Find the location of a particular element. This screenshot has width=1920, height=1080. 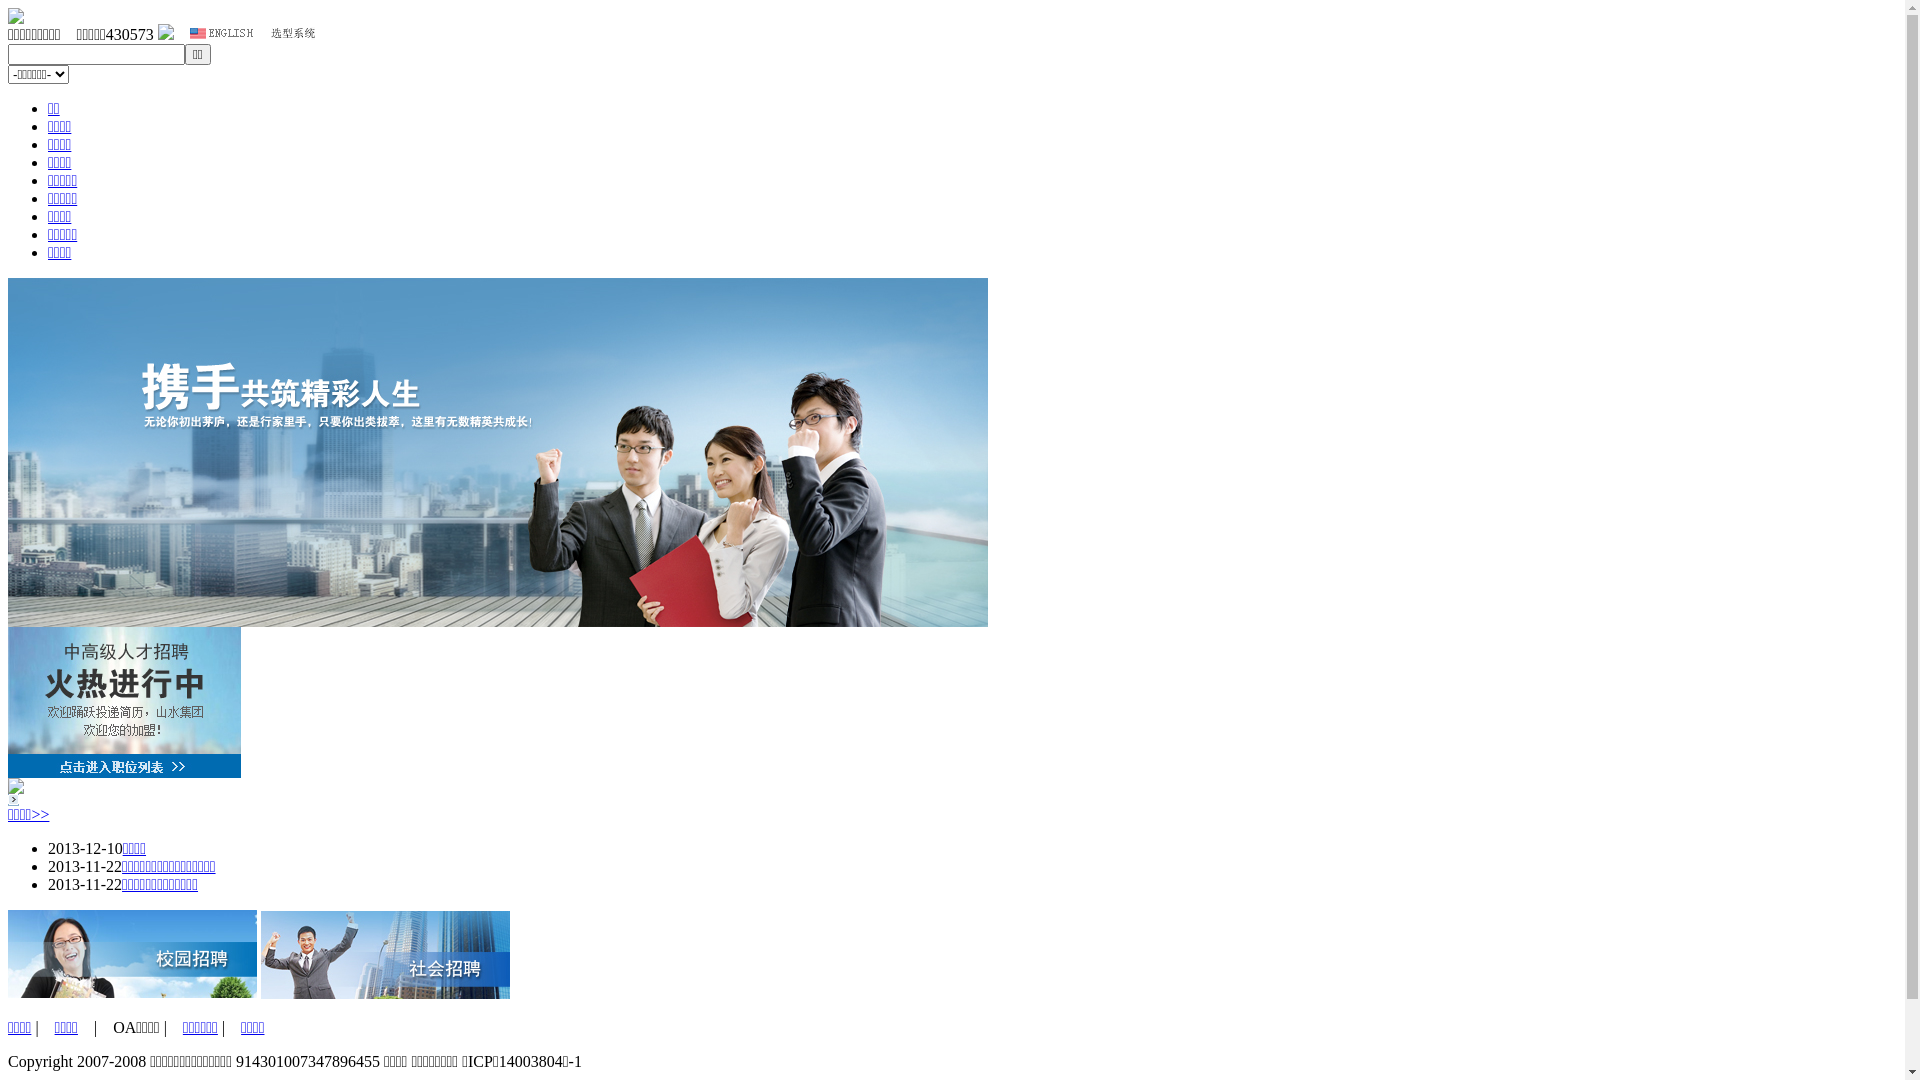

'914301007347896455' is located at coordinates (235, 1060).